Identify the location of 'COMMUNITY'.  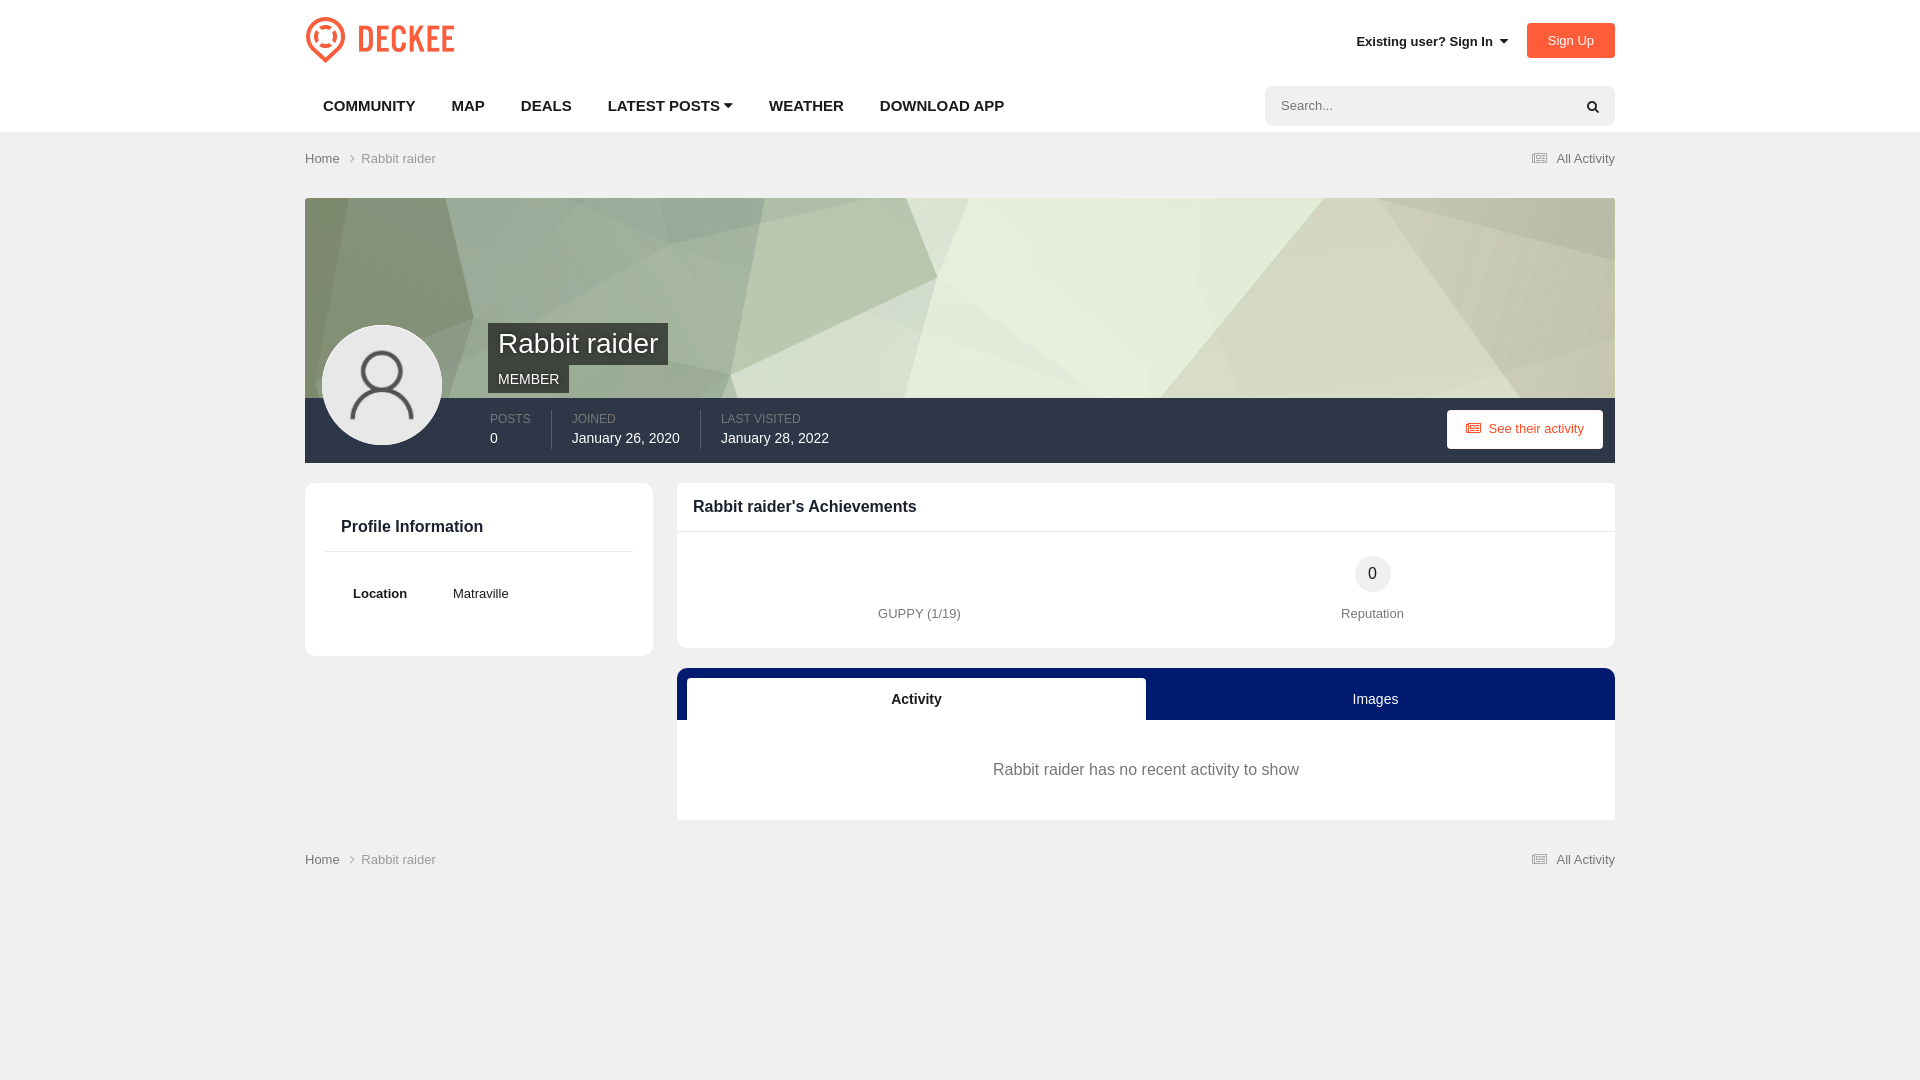
(369, 105).